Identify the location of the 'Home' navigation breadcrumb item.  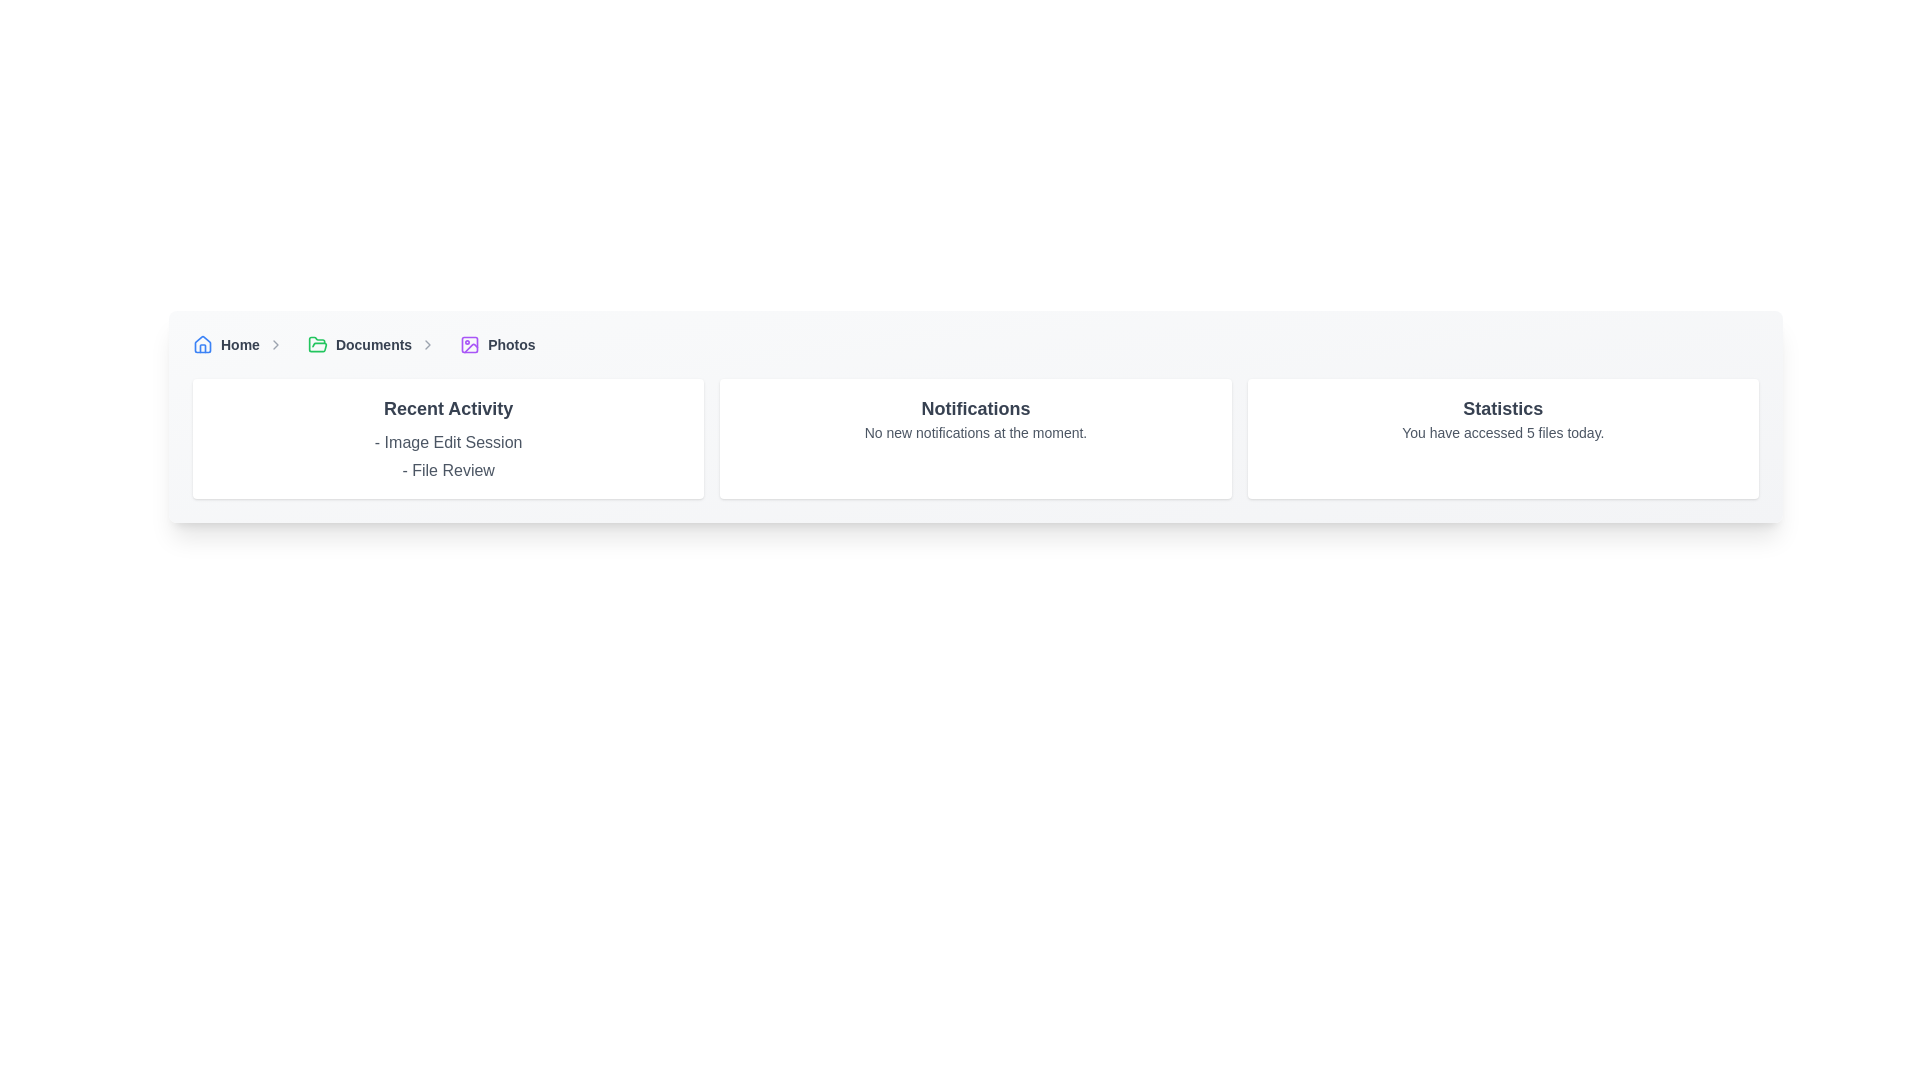
(241, 343).